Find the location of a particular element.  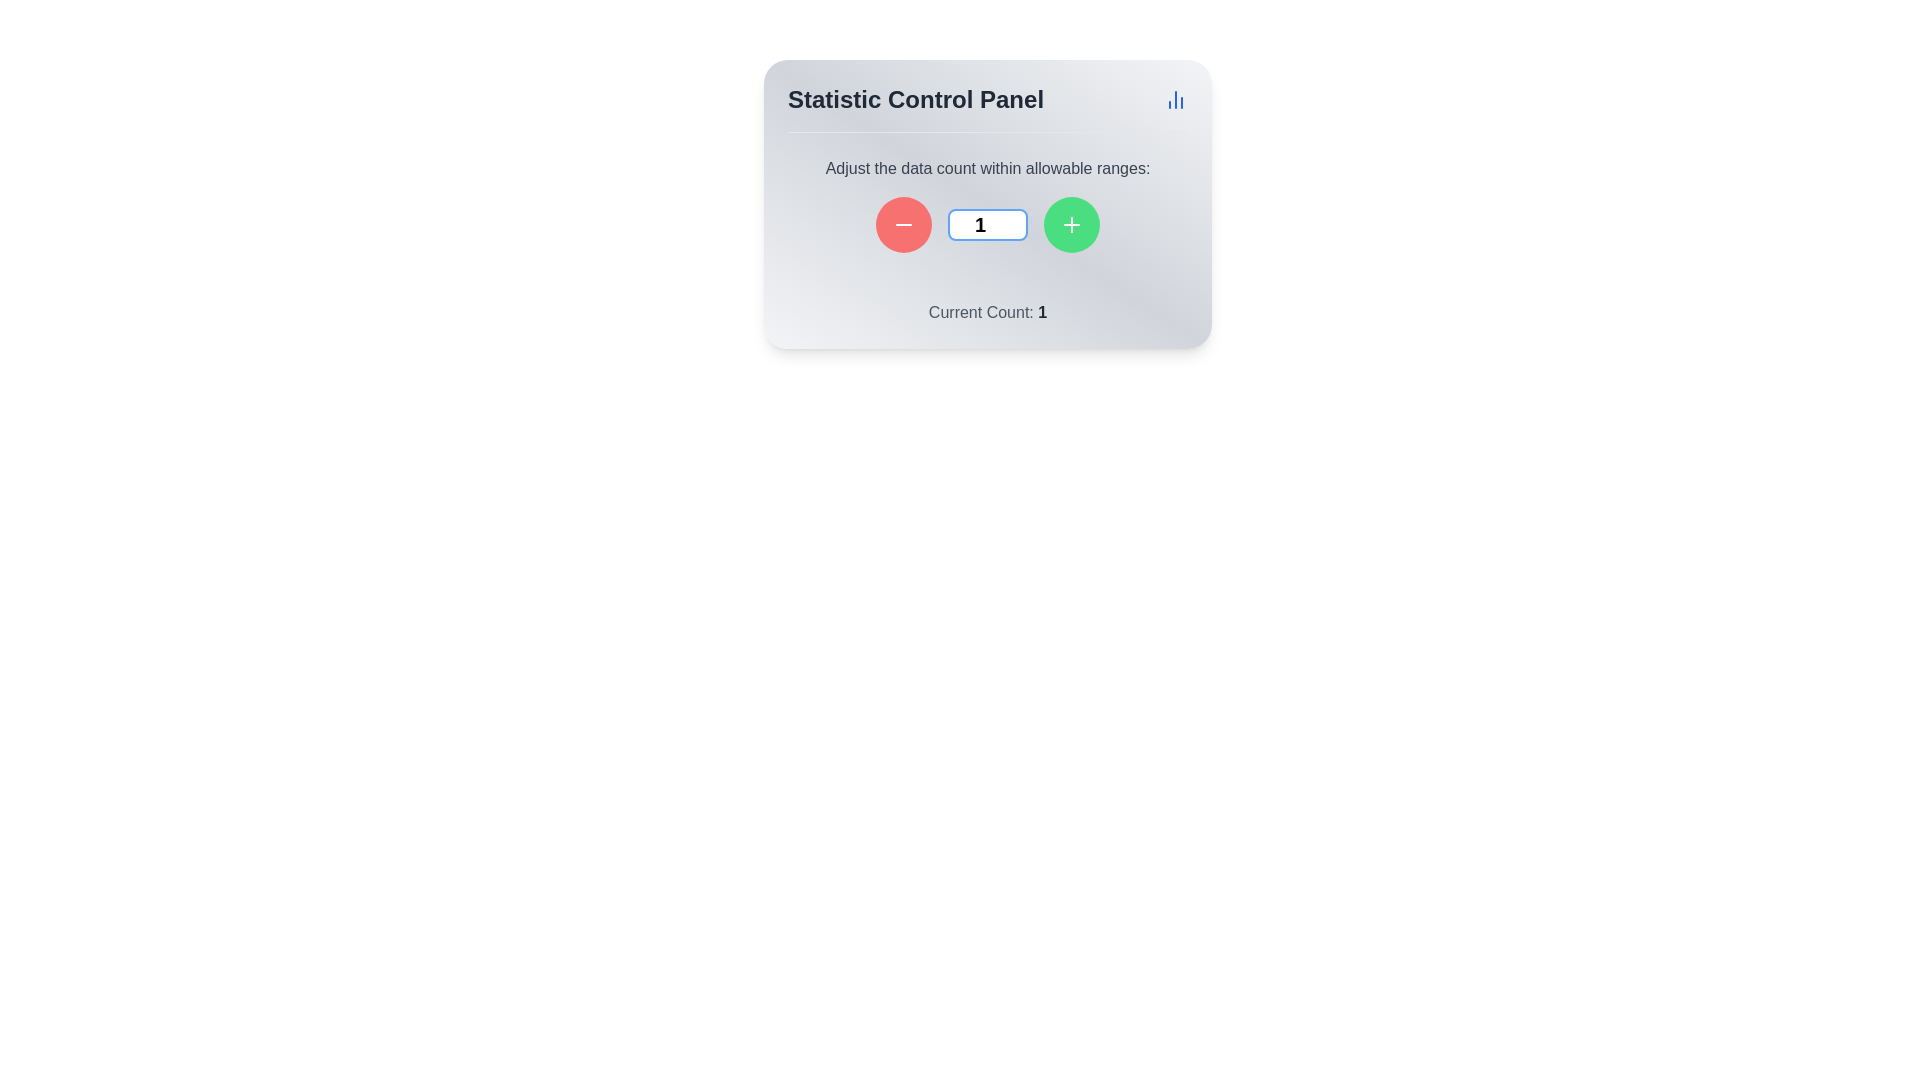

the 'Statistic Control Panel' header element located at the top left of the card component is located at coordinates (915, 100).